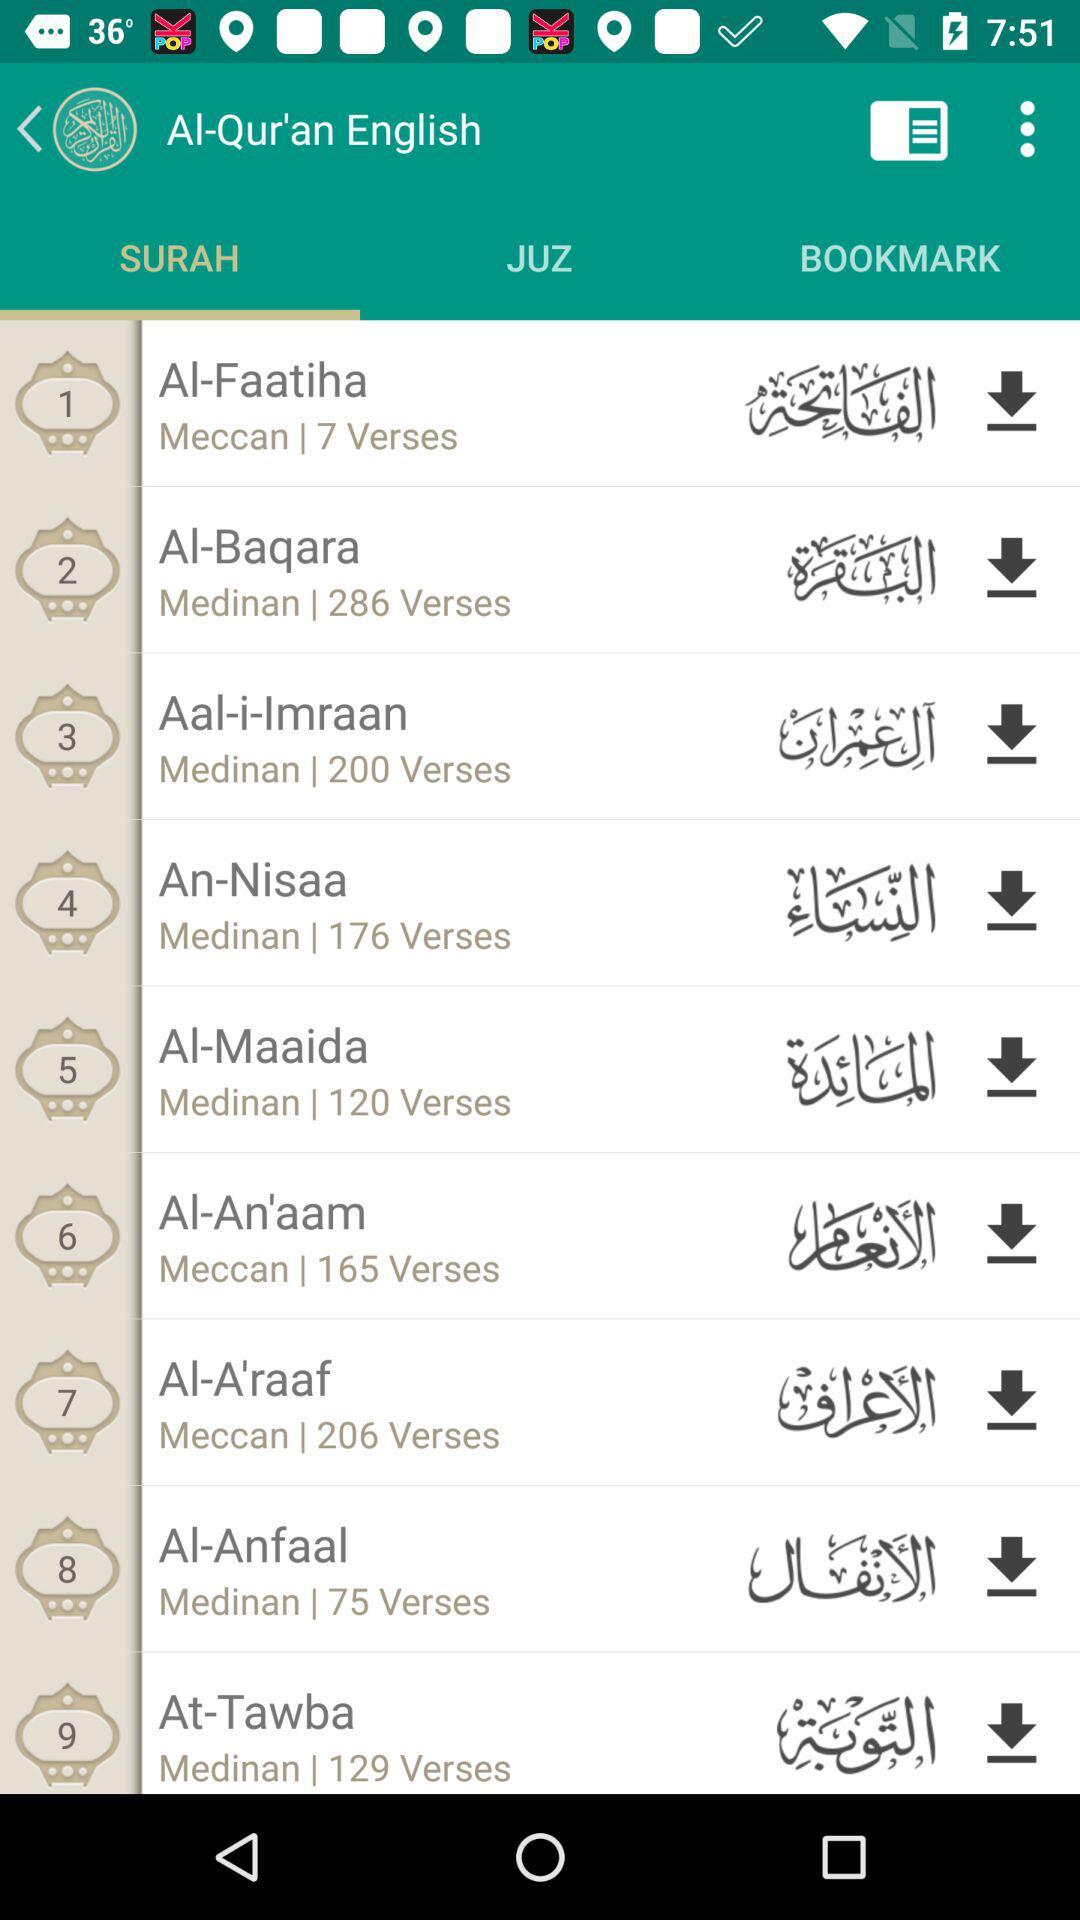 The height and width of the screenshot is (1920, 1080). Describe the element at coordinates (909, 127) in the screenshot. I see `option` at that location.